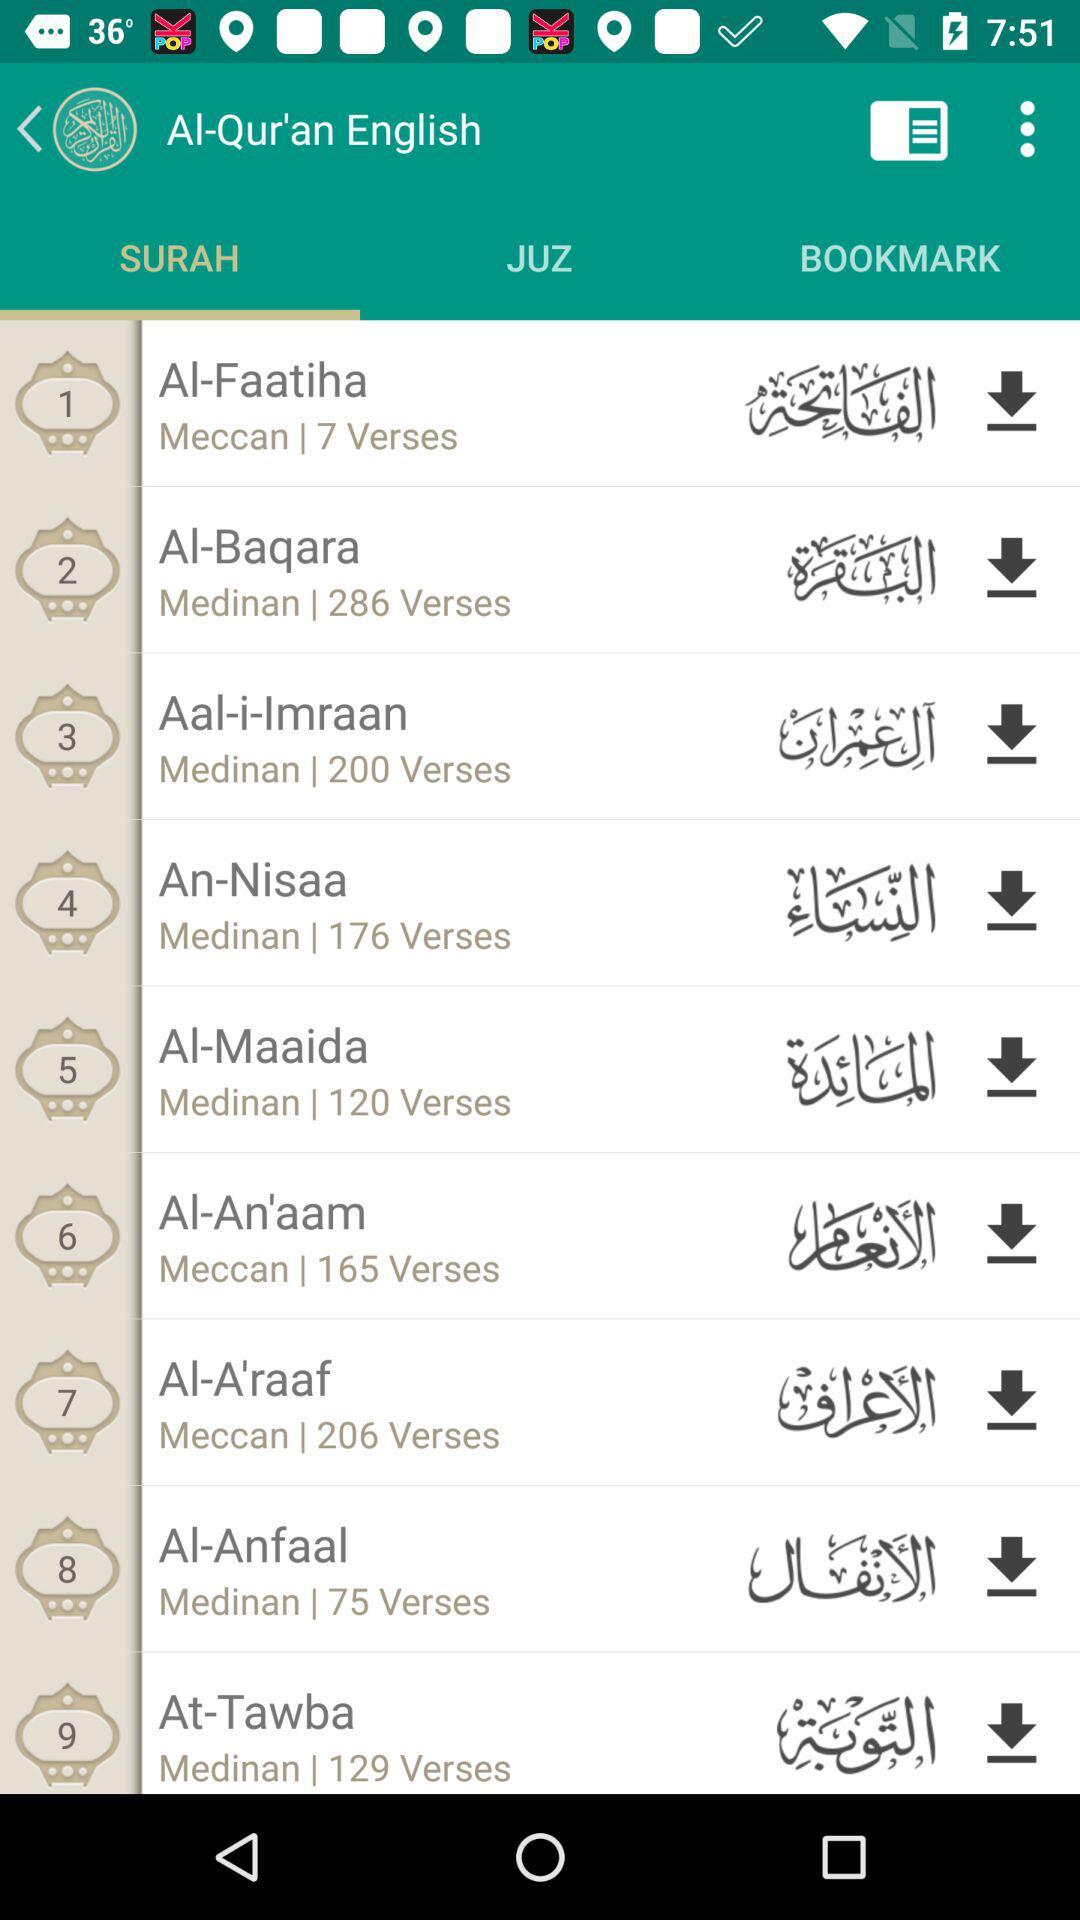 The height and width of the screenshot is (1920, 1080). Describe the element at coordinates (909, 127) in the screenshot. I see `option` at that location.